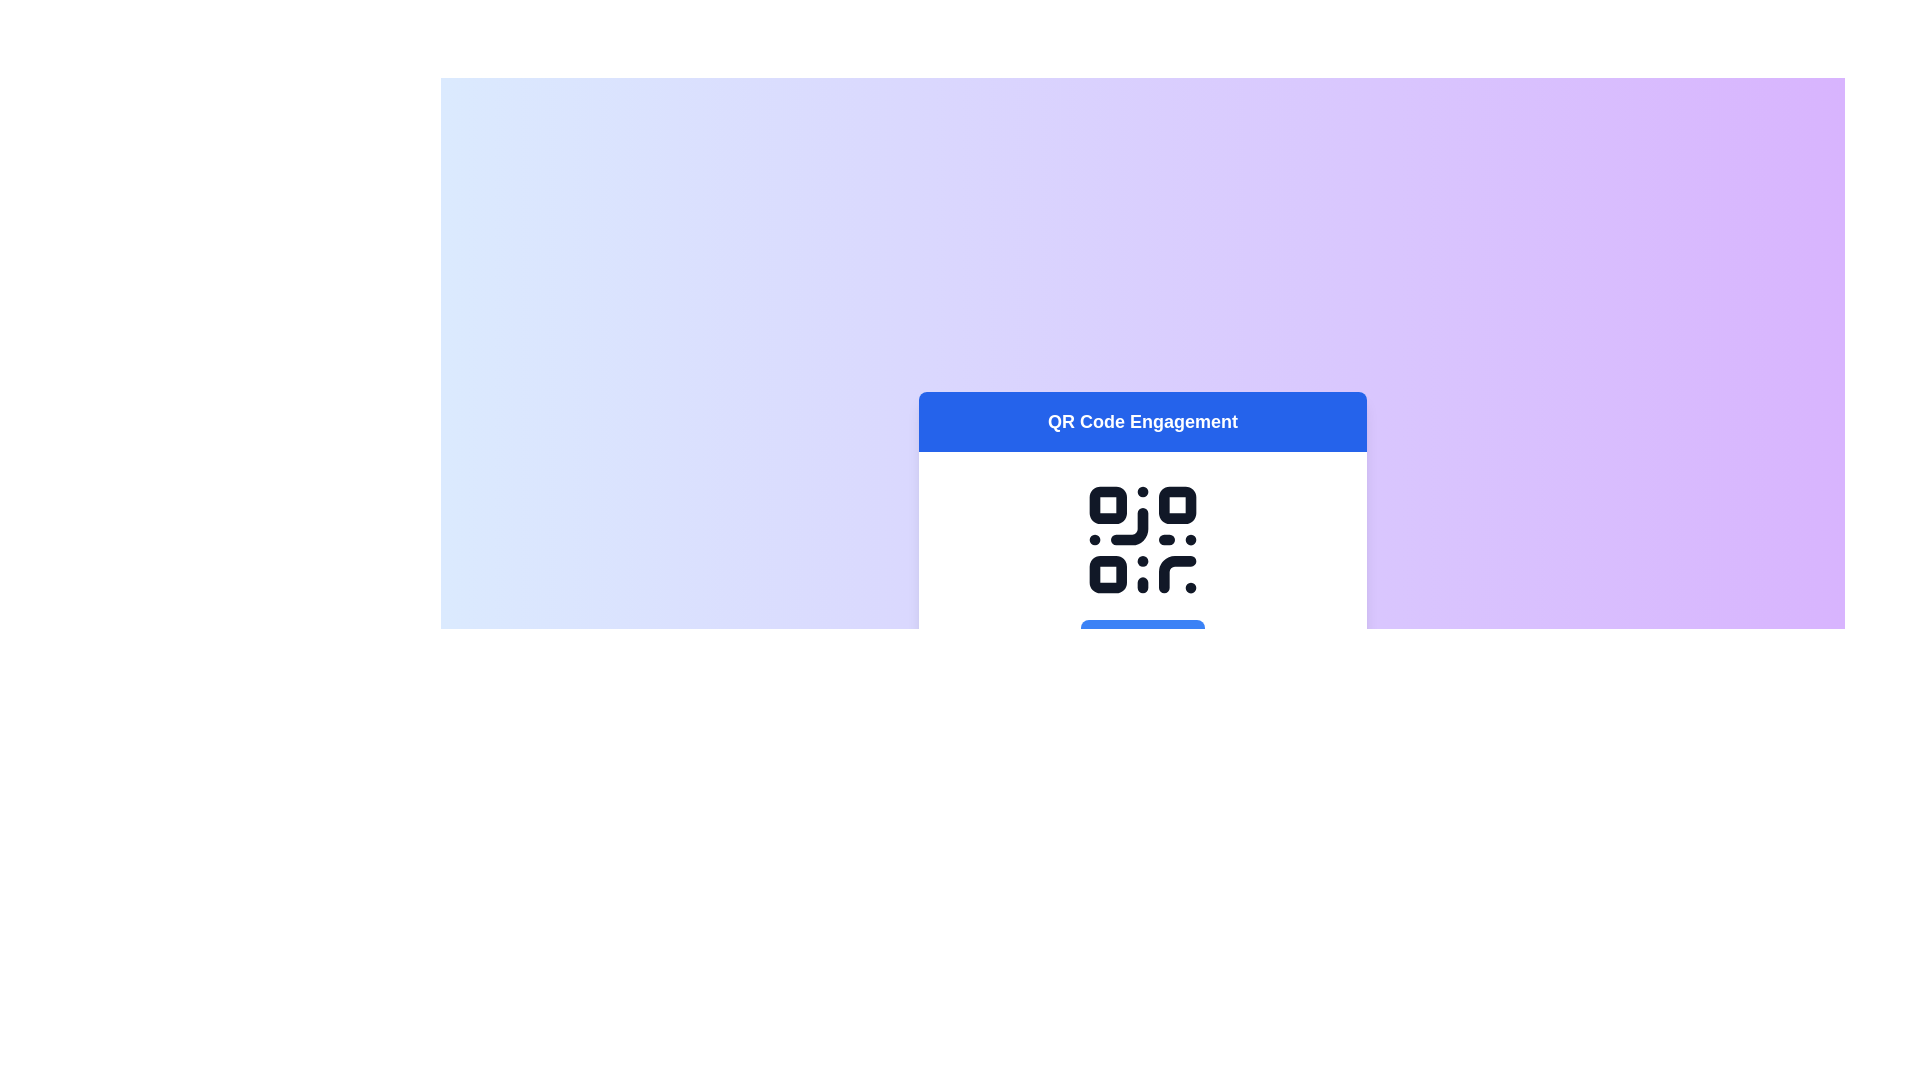  Describe the element at coordinates (1142, 567) in the screenshot. I see `the static graphical representation of the QR code displayed below the title 'QR Code Engagement' and above the textual information section` at that location.